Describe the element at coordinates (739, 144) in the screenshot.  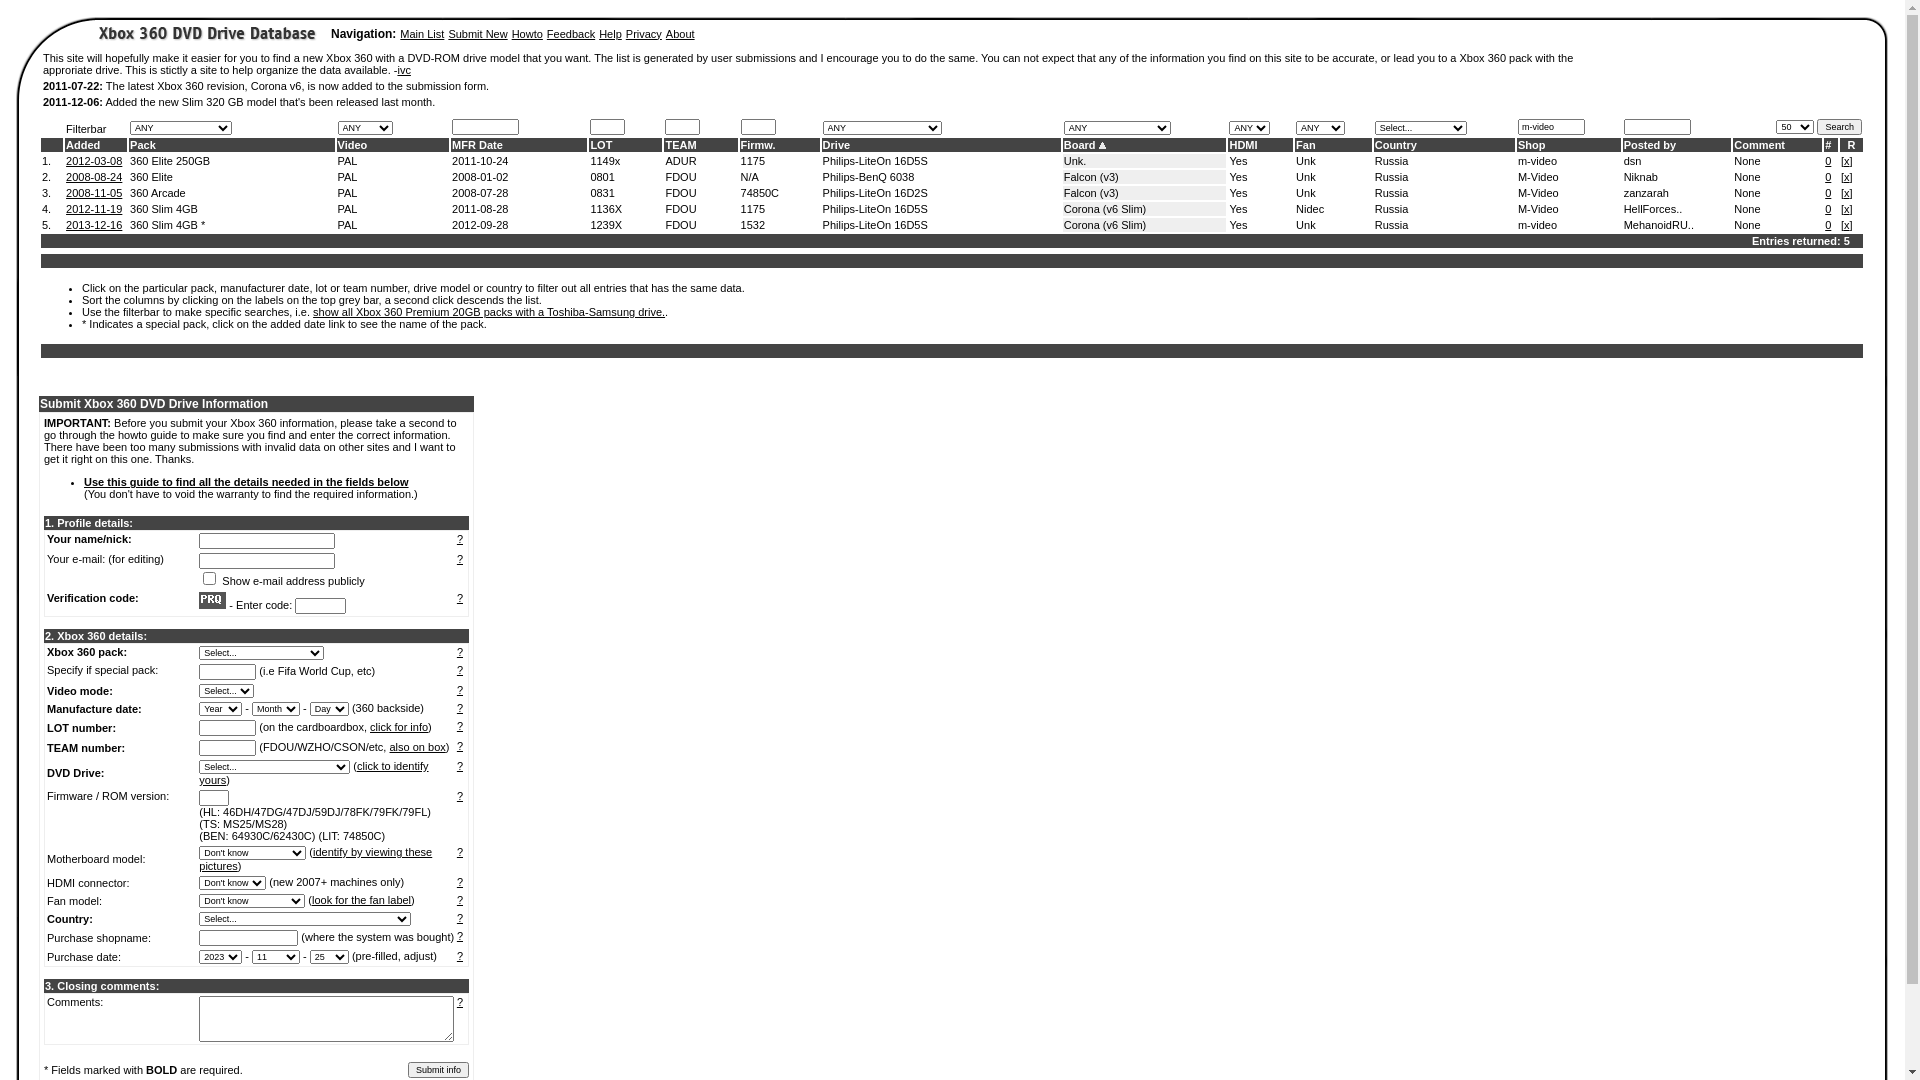
I see `'Firmw.'` at that location.